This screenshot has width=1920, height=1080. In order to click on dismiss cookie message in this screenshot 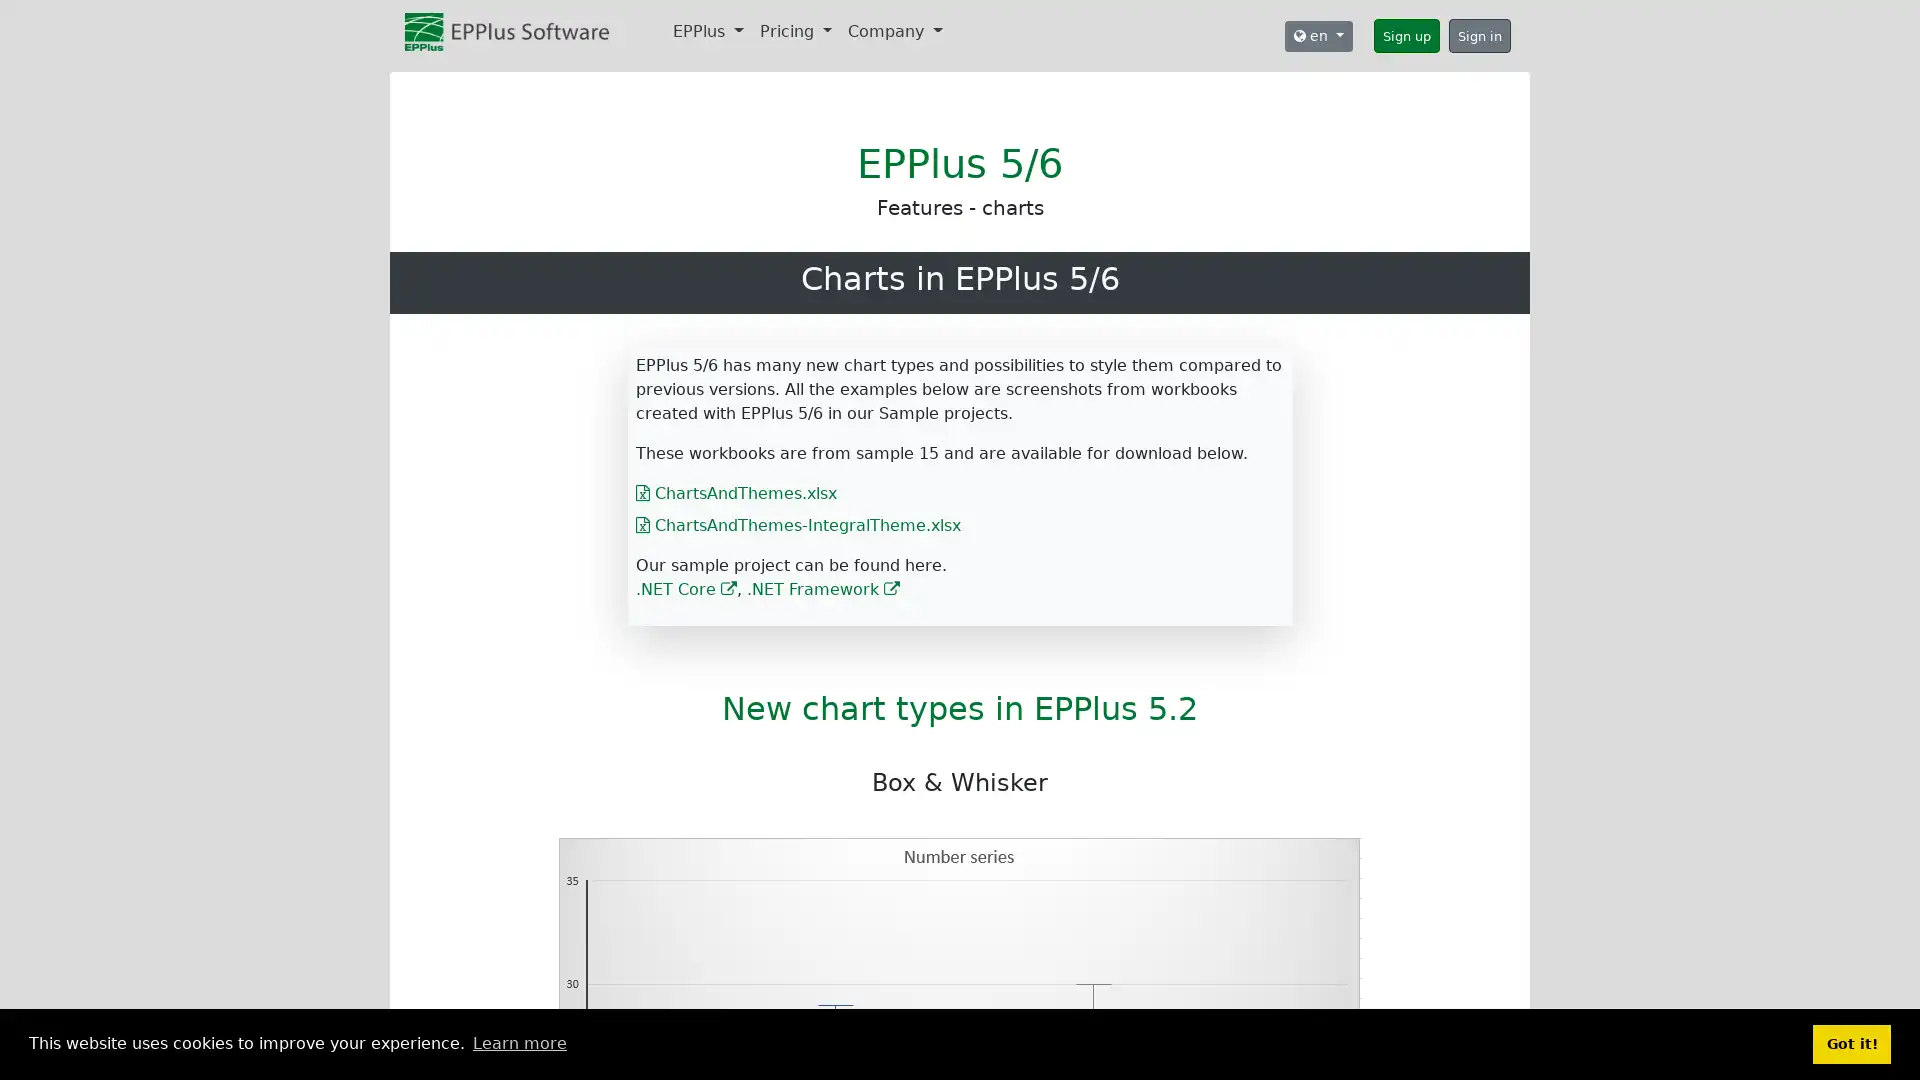, I will do `click(1851, 1043)`.